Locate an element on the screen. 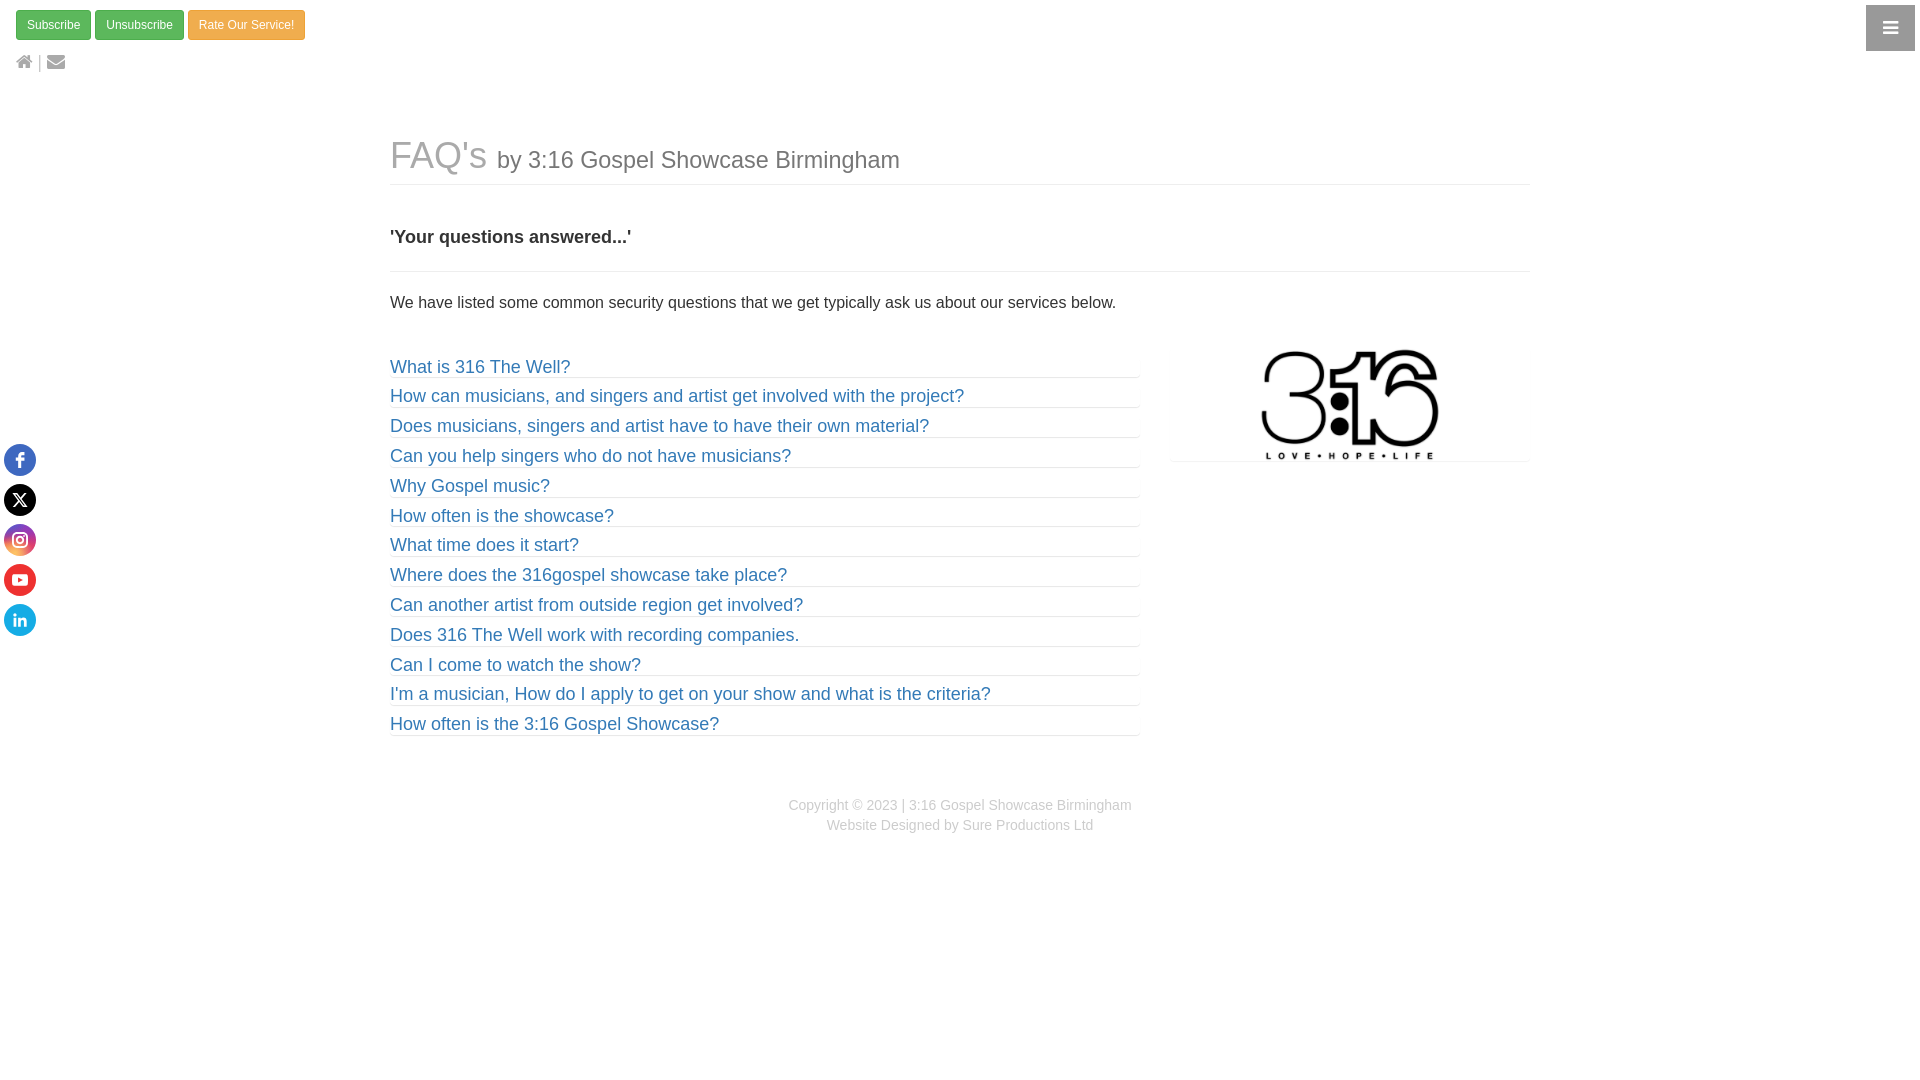 This screenshot has height=1080, width=1920. 'Unsubscribe' is located at coordinates (138, 24).